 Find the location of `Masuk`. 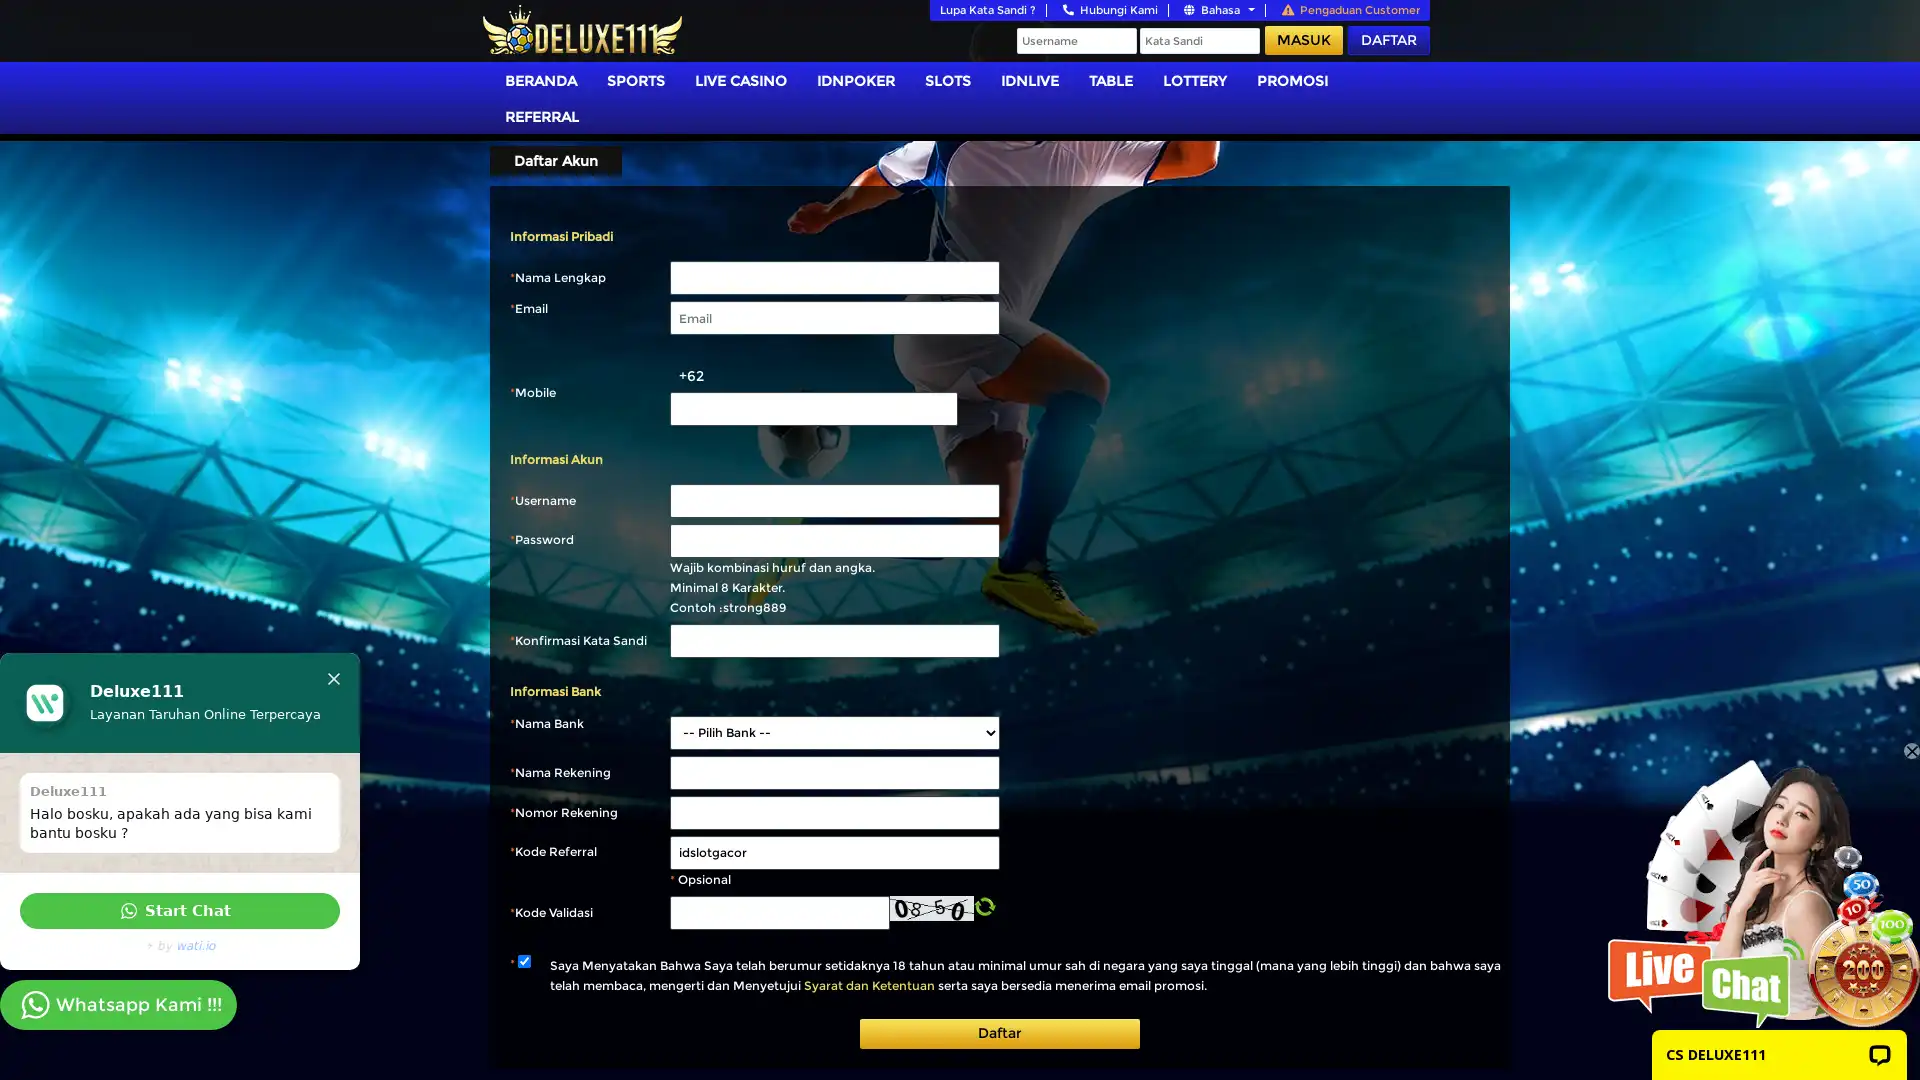

Masuk is located at coordinates (1304, 40).